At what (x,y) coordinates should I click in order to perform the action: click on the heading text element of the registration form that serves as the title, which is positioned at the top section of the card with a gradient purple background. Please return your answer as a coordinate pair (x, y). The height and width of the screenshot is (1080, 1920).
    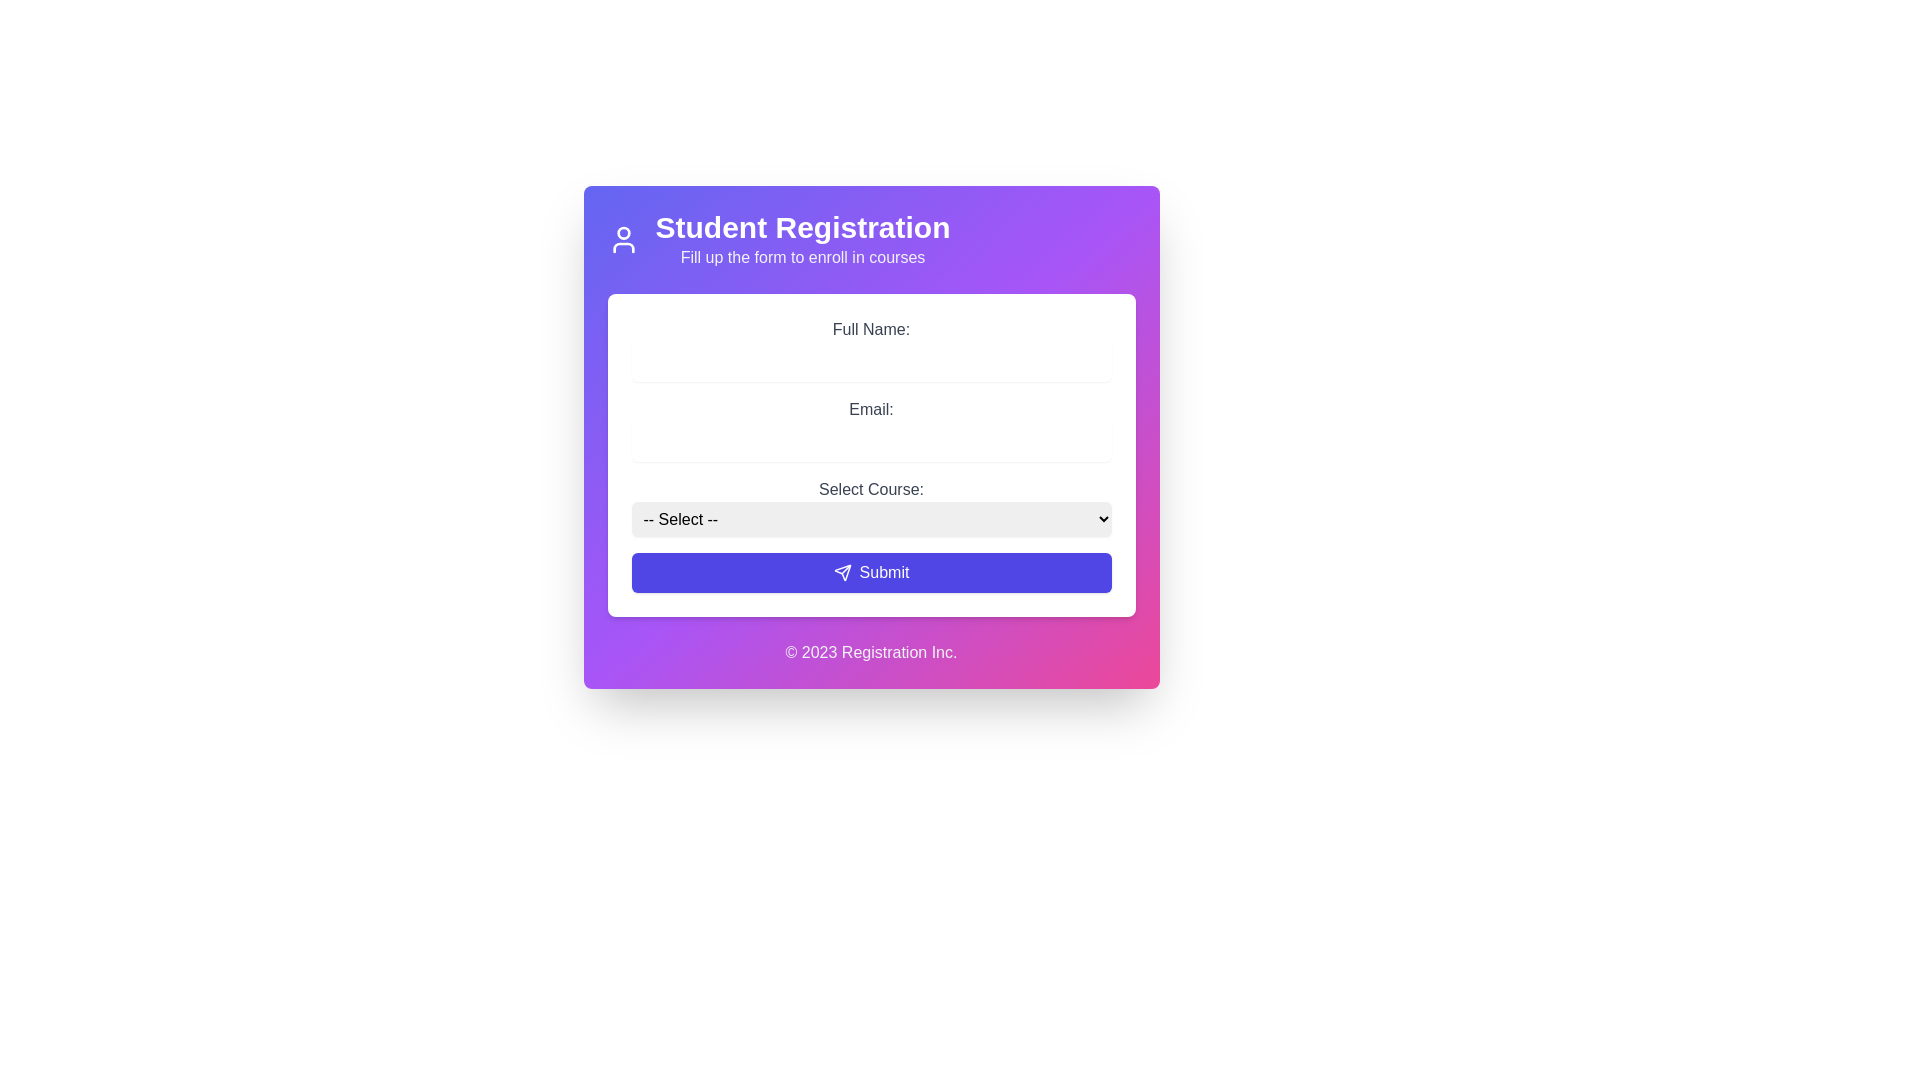
    Looking at the image, I should click on (802, 226).